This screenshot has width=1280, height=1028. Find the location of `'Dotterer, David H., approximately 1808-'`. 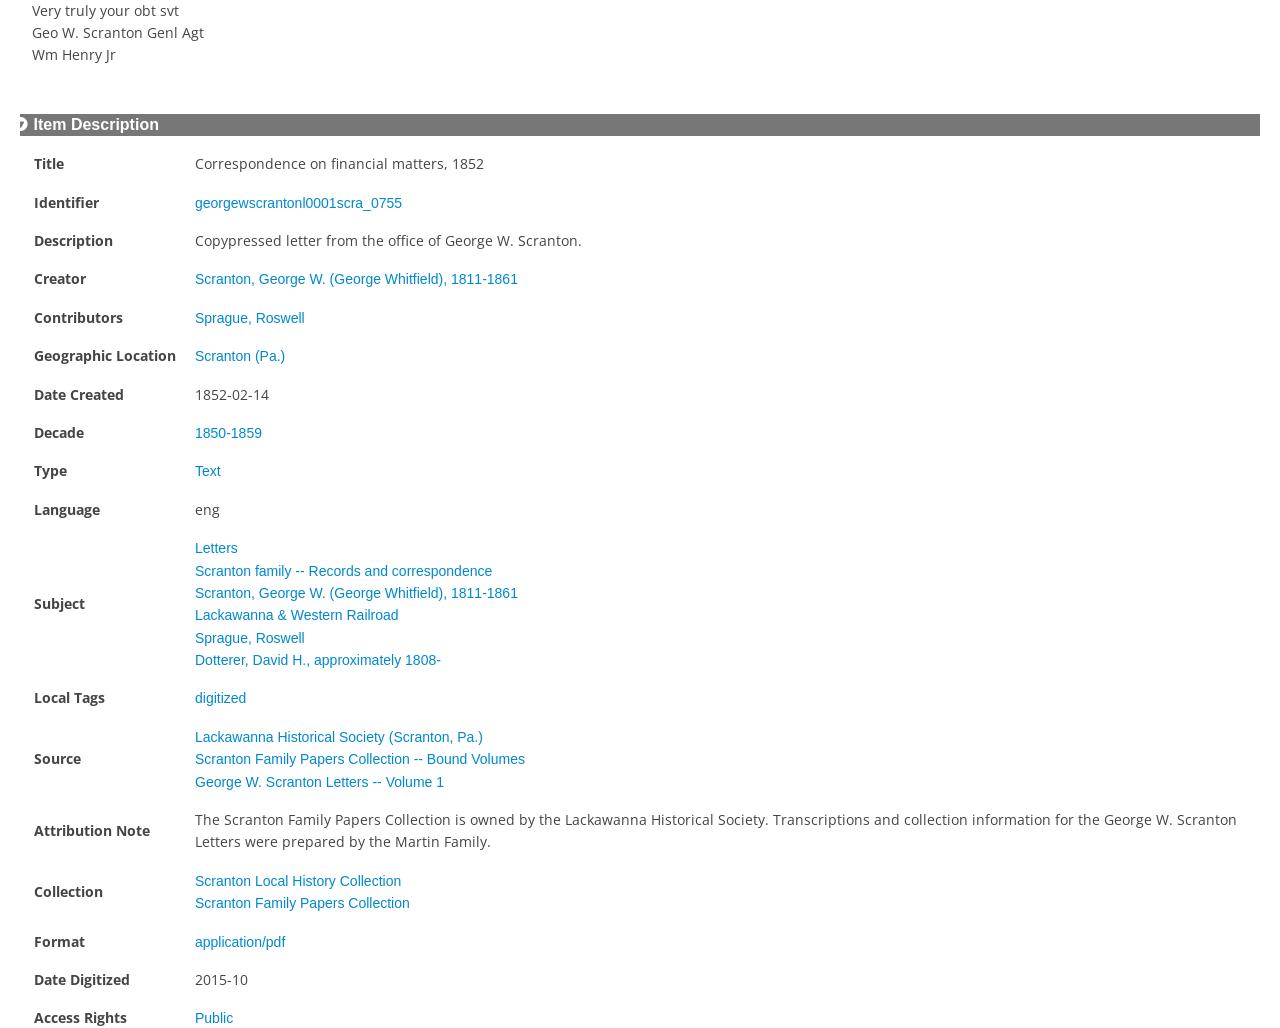

'Dotterer, David H., approximately 1808-' is located at coordinates (316, 659).